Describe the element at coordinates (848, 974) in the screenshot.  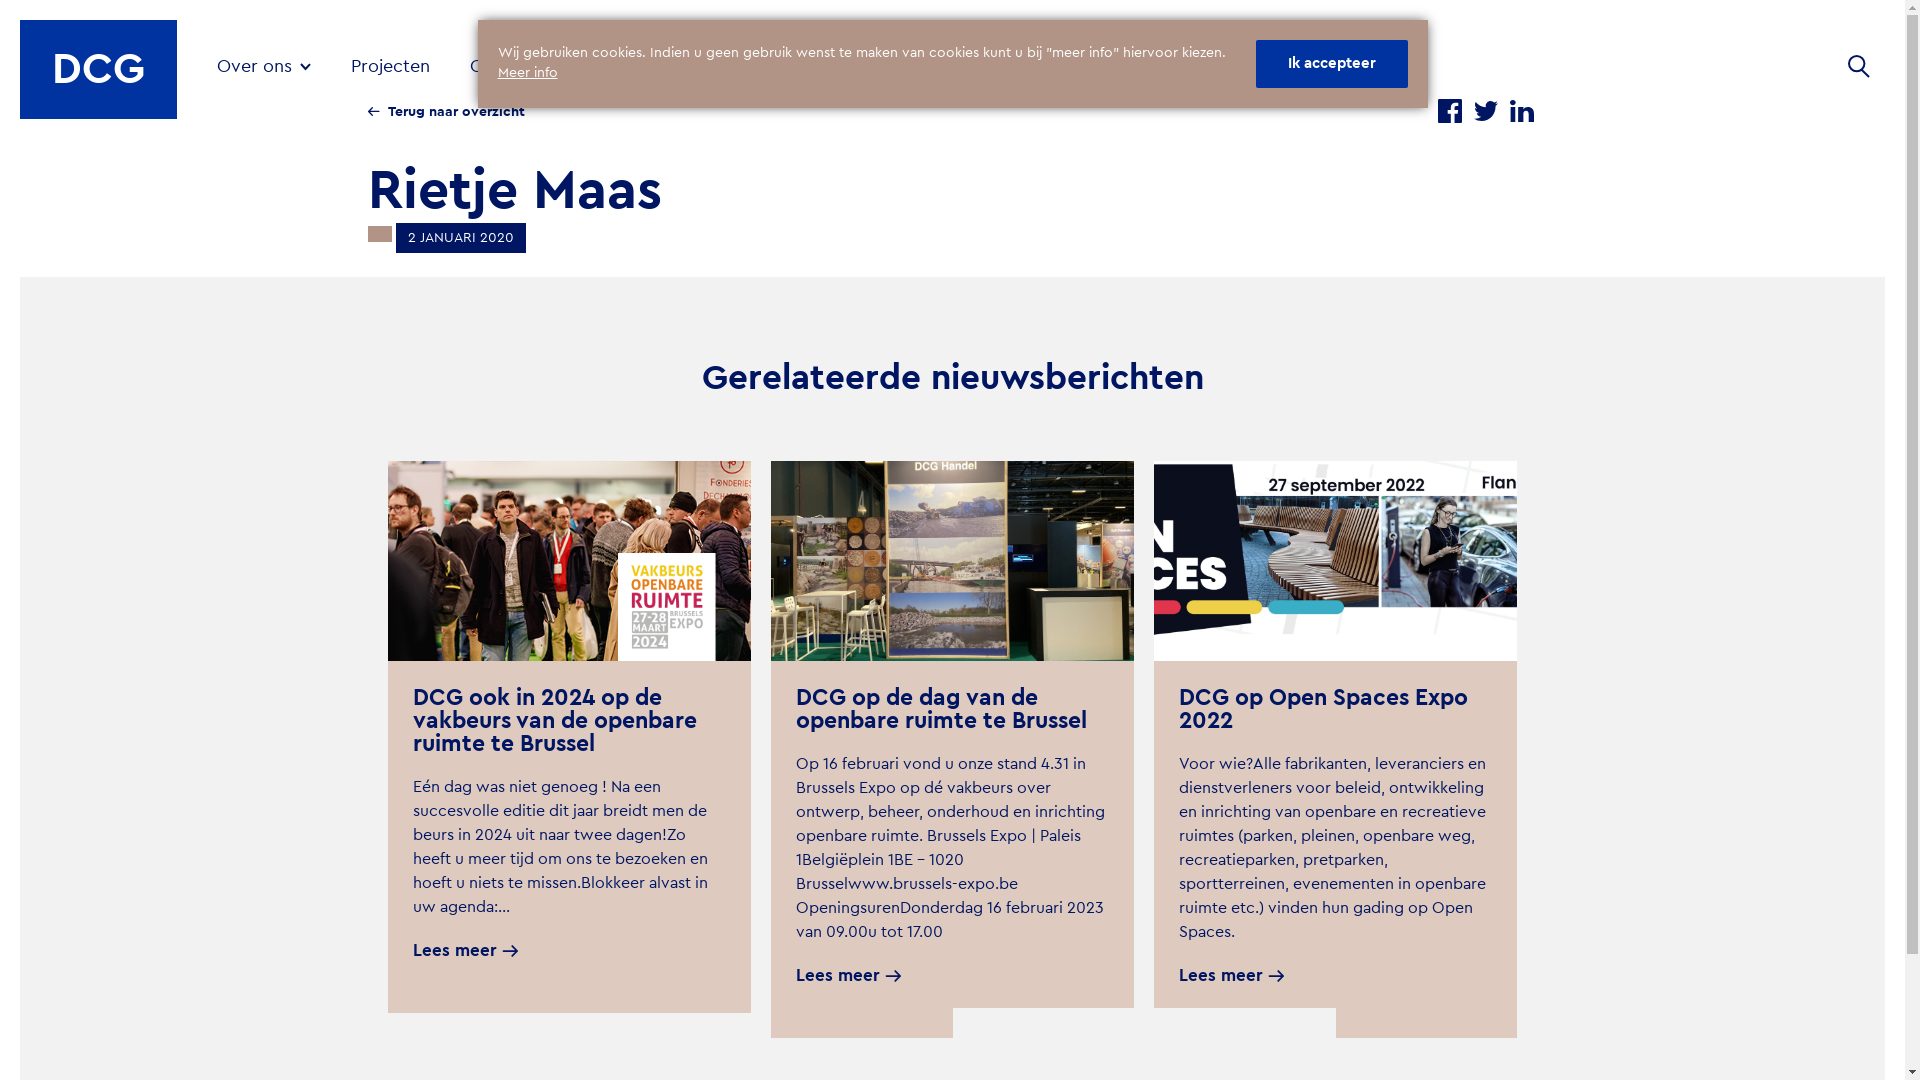
I see `'Lees meer'` at that location.